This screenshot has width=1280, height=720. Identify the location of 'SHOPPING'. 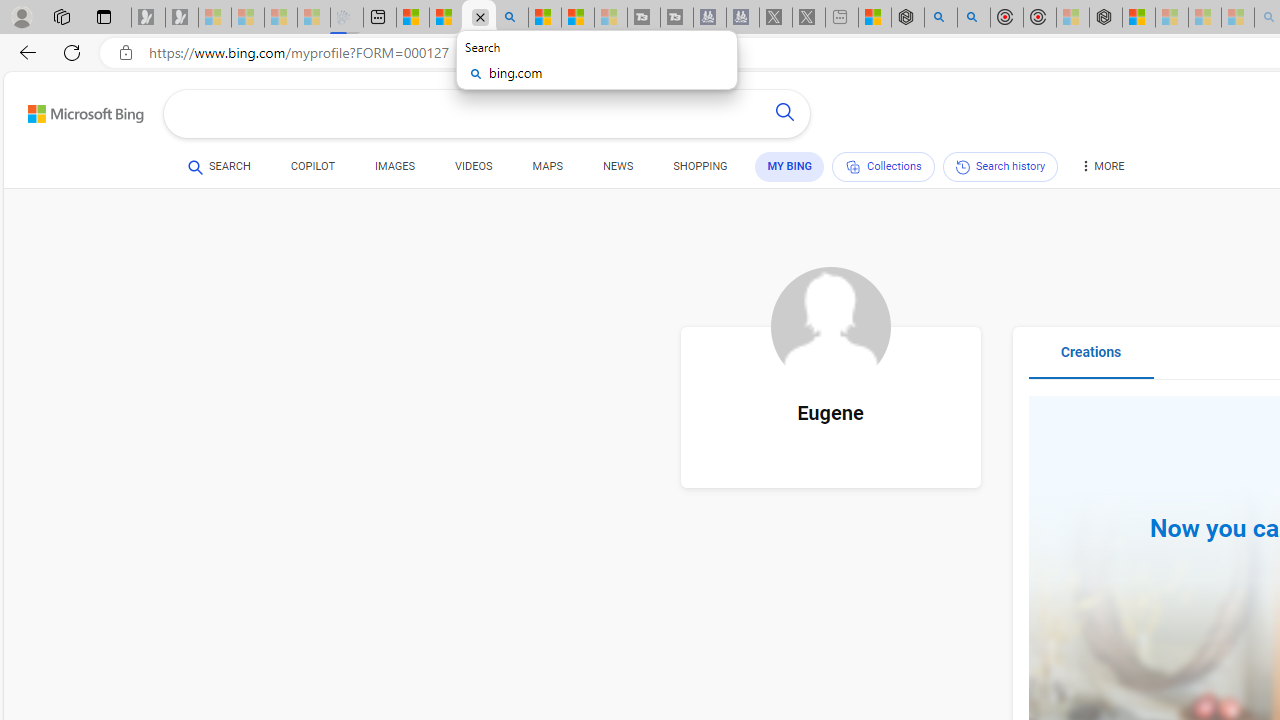
(700, 166).